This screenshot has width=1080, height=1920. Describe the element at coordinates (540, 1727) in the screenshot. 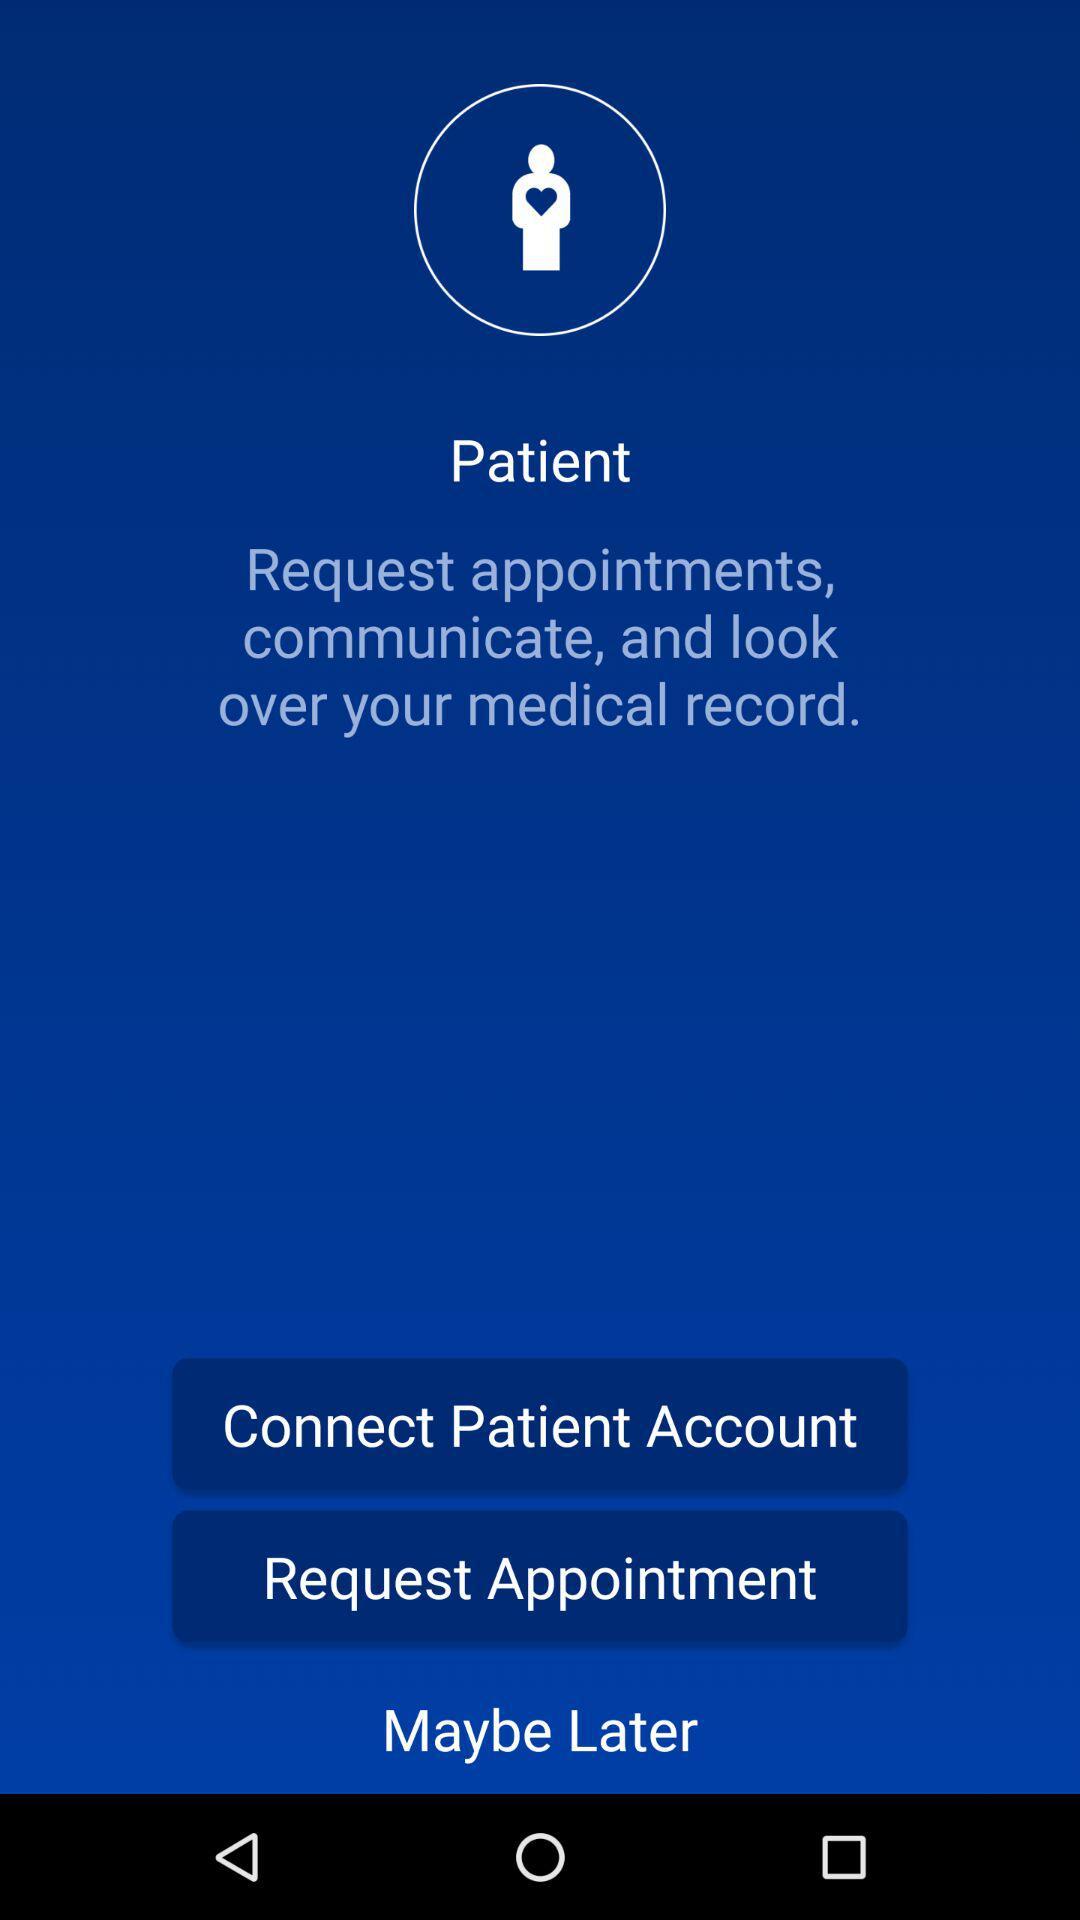

I see `the maybe later` at that location.